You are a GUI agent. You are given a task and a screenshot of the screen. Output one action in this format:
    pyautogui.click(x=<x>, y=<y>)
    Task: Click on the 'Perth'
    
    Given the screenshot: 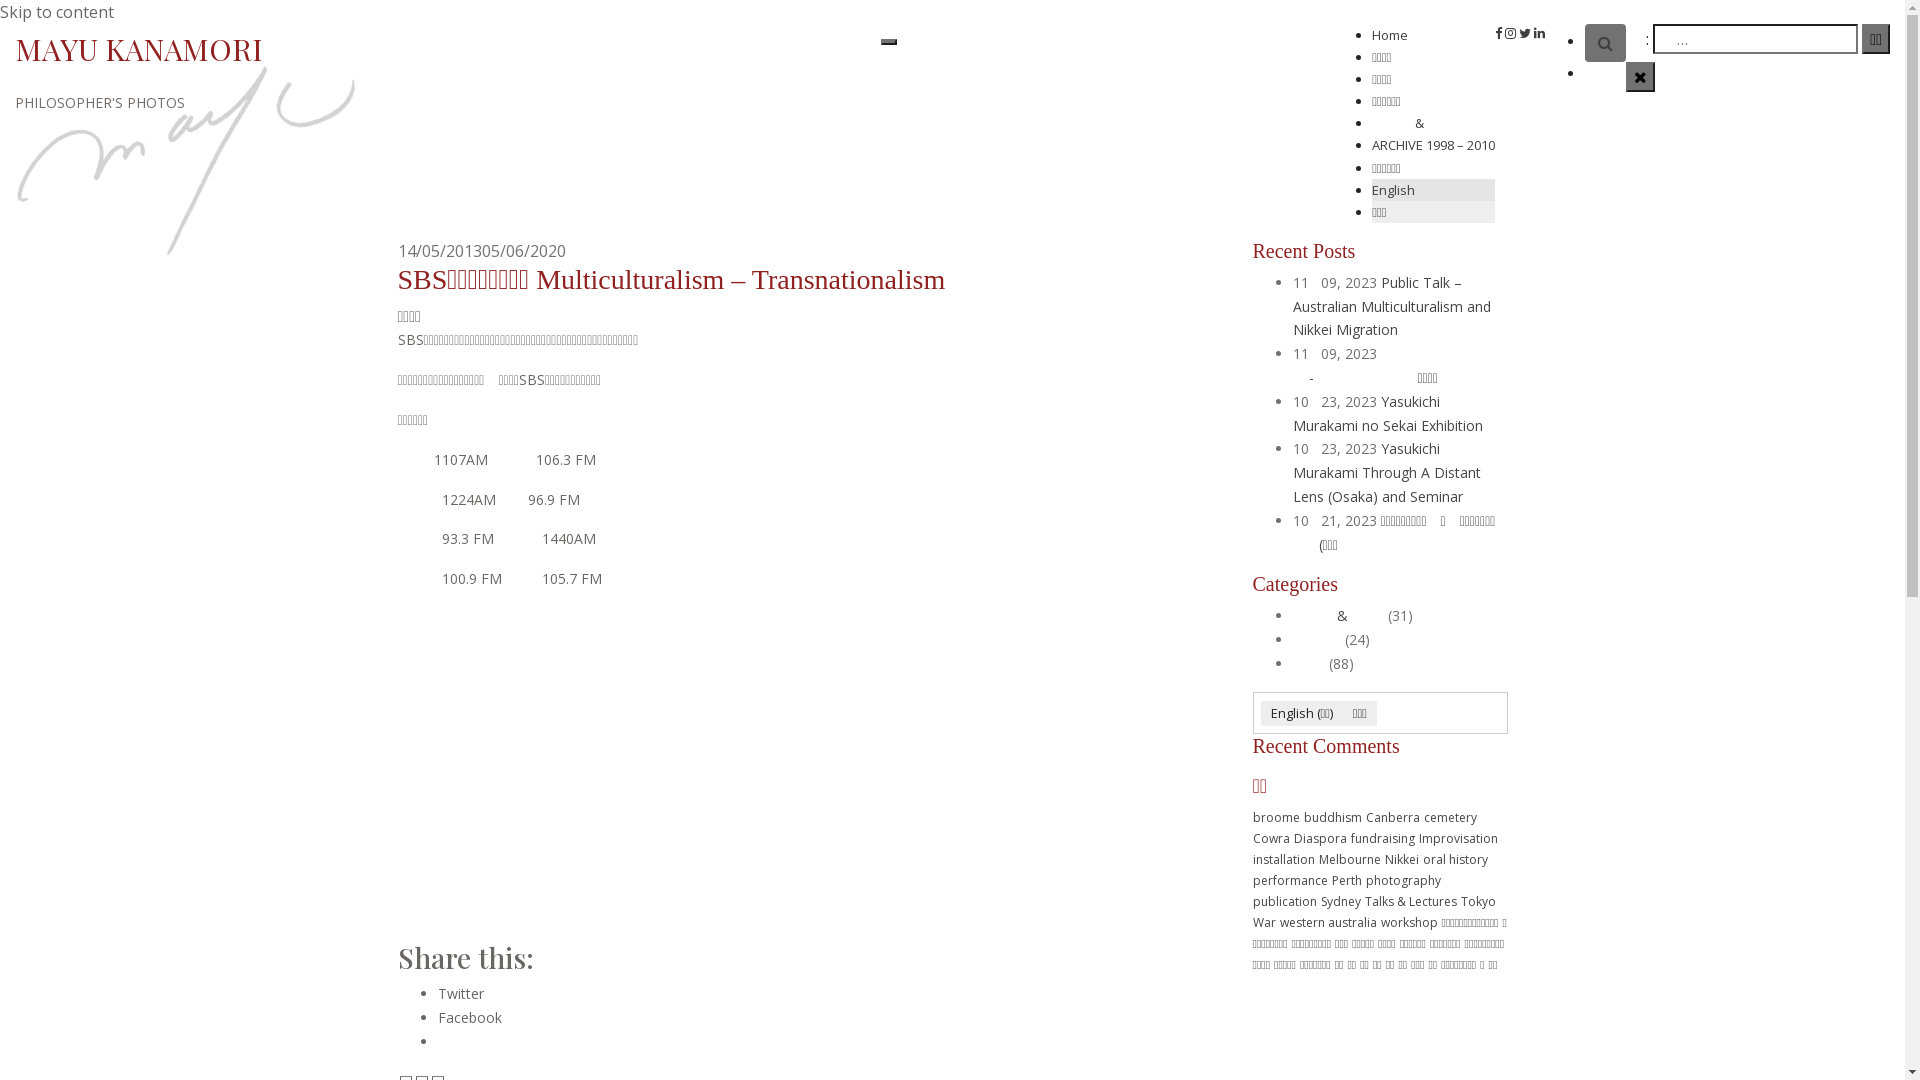 What is the action you would take?
    pyautogui.click(x=1347, y=879)
    